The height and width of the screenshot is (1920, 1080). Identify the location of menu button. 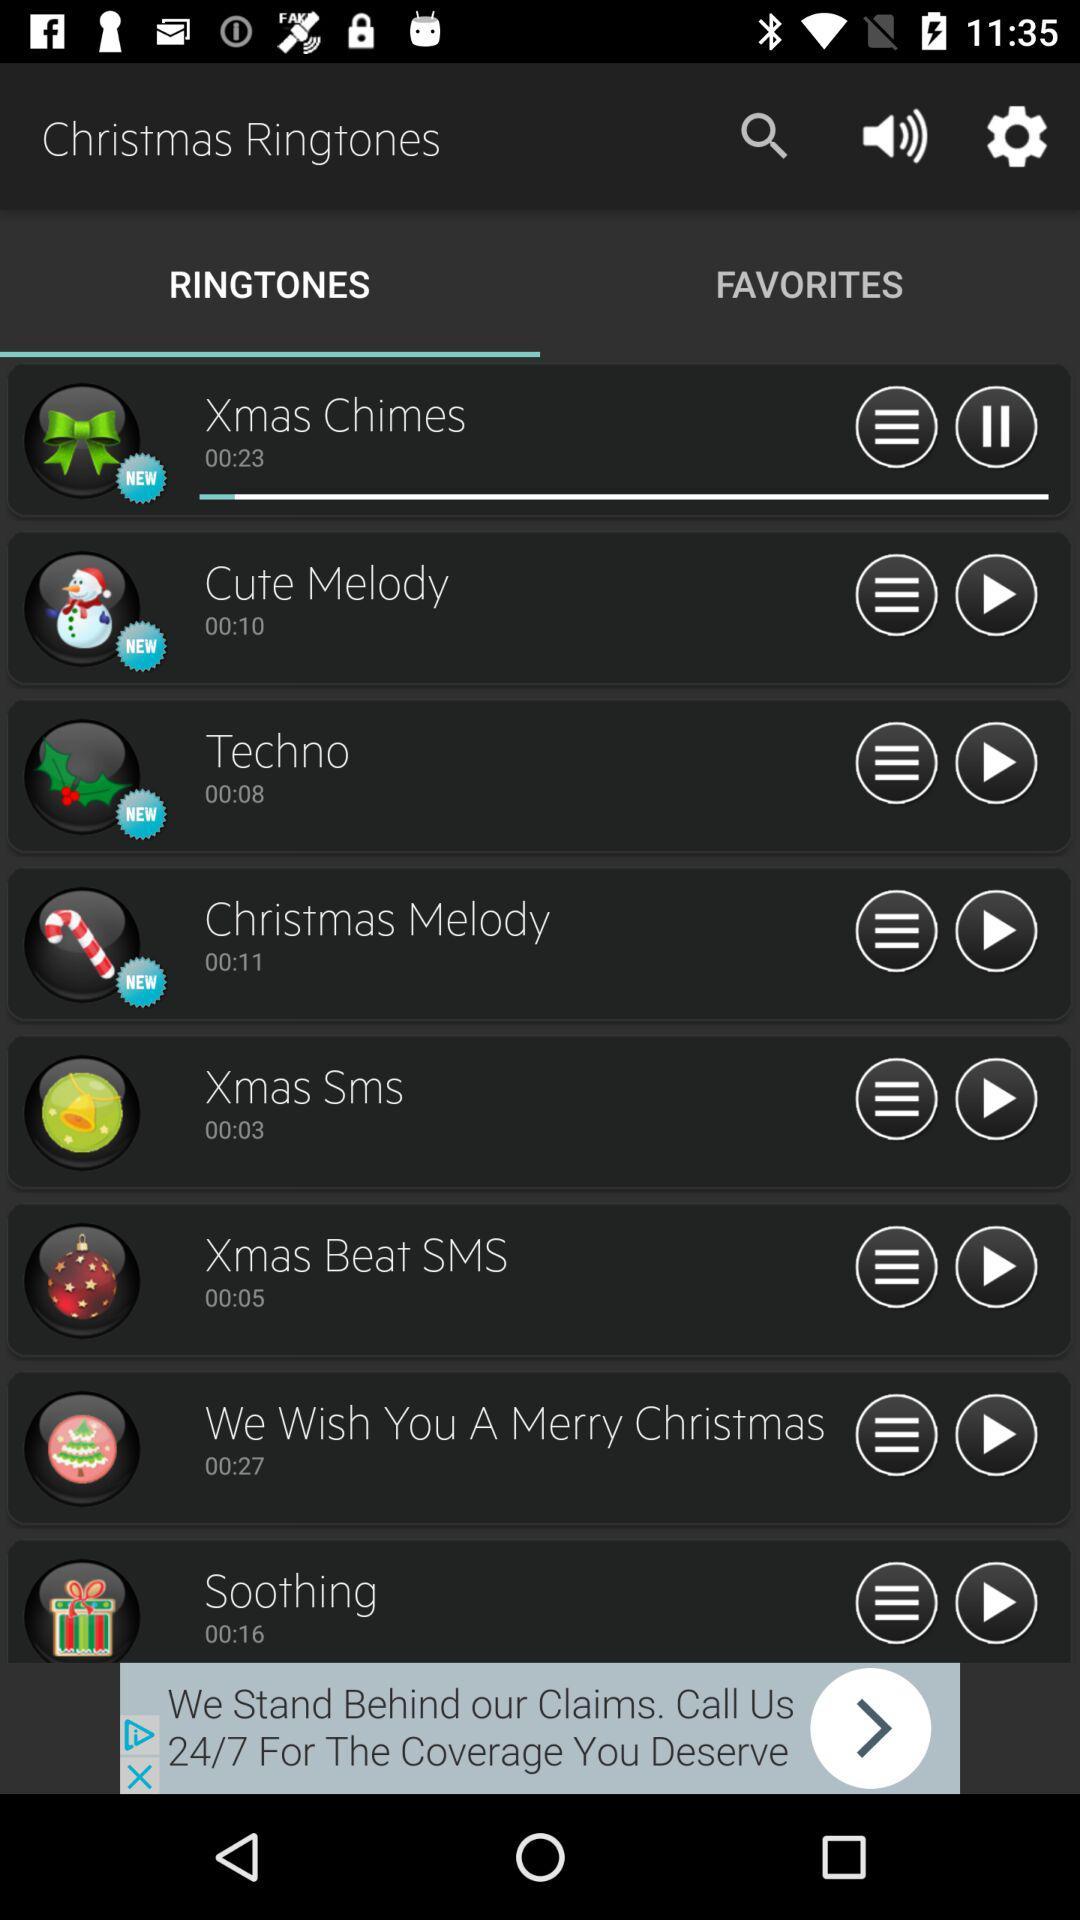
(895, 1267).